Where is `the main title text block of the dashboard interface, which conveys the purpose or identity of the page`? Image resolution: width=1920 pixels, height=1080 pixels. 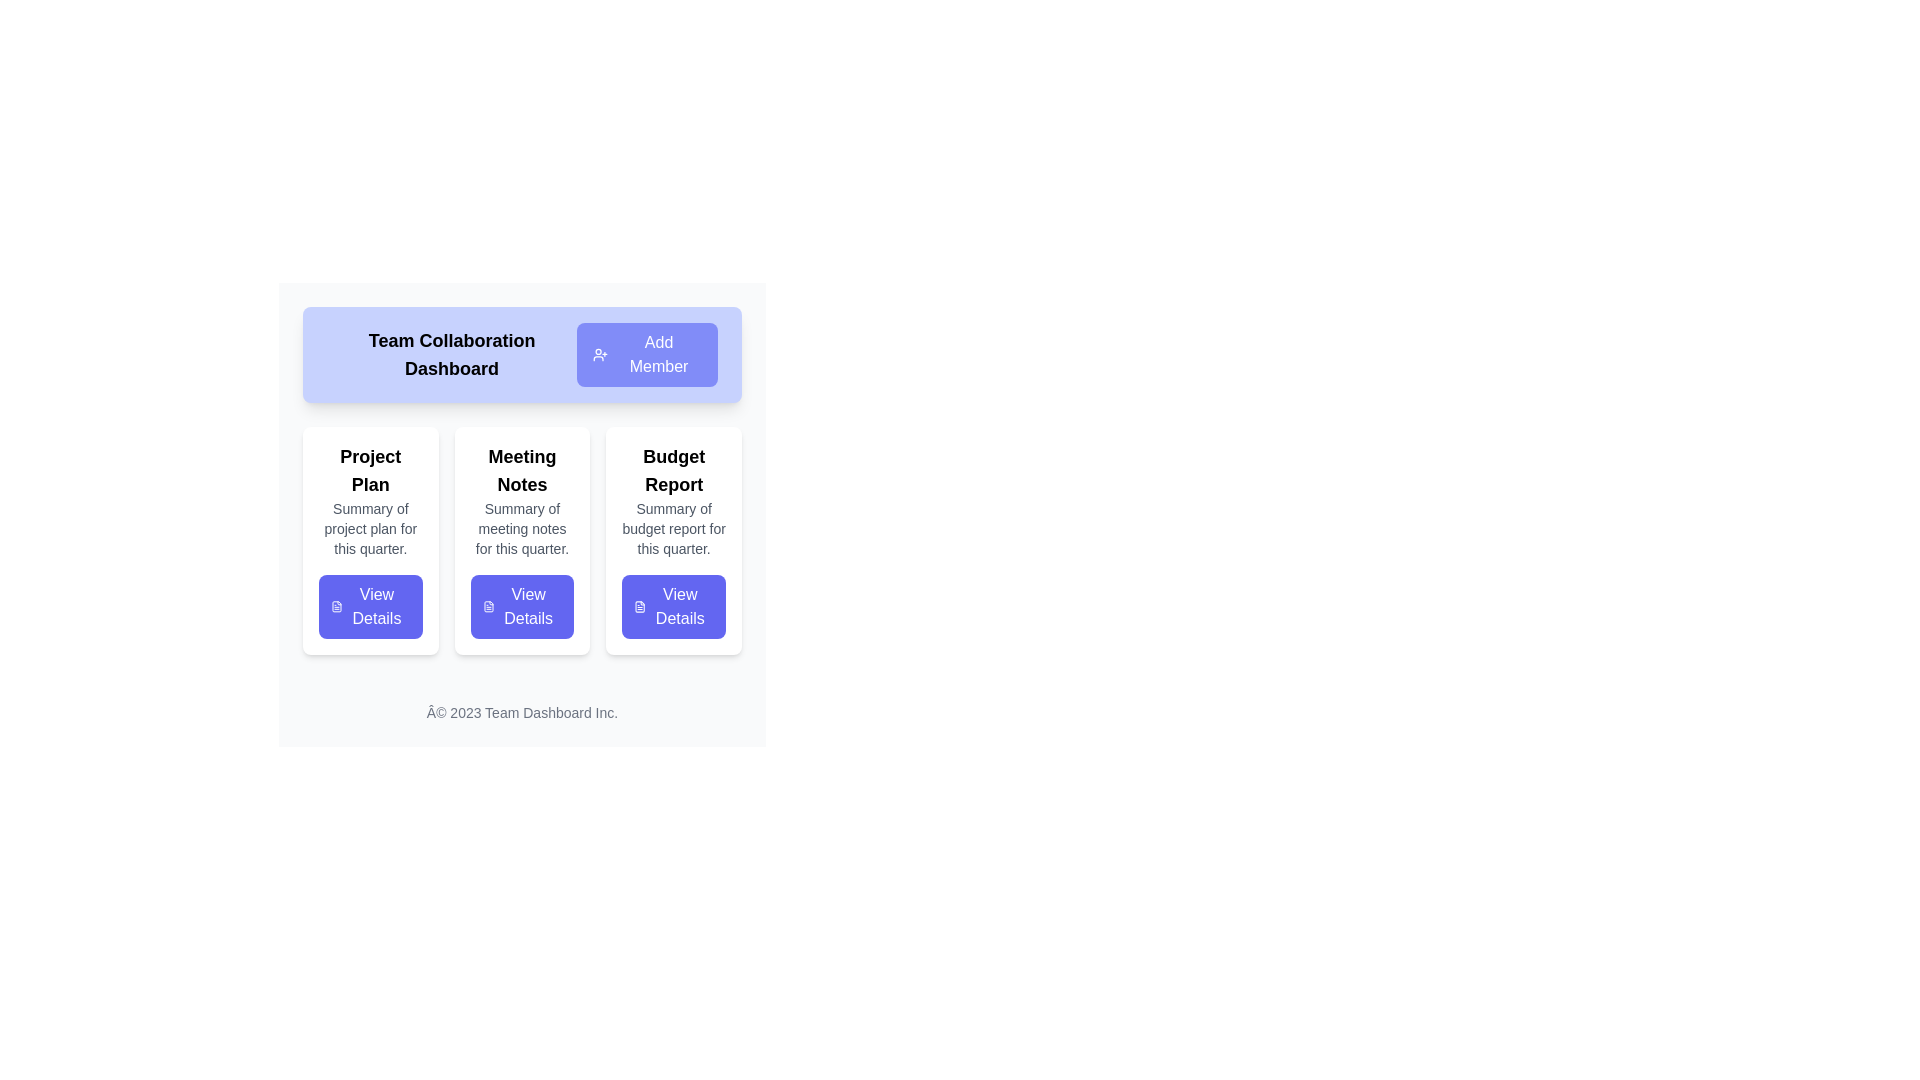
the main title text block of the dashboard interface, which conveys the purpose or identity of the page is located at coordinates (451, 353).